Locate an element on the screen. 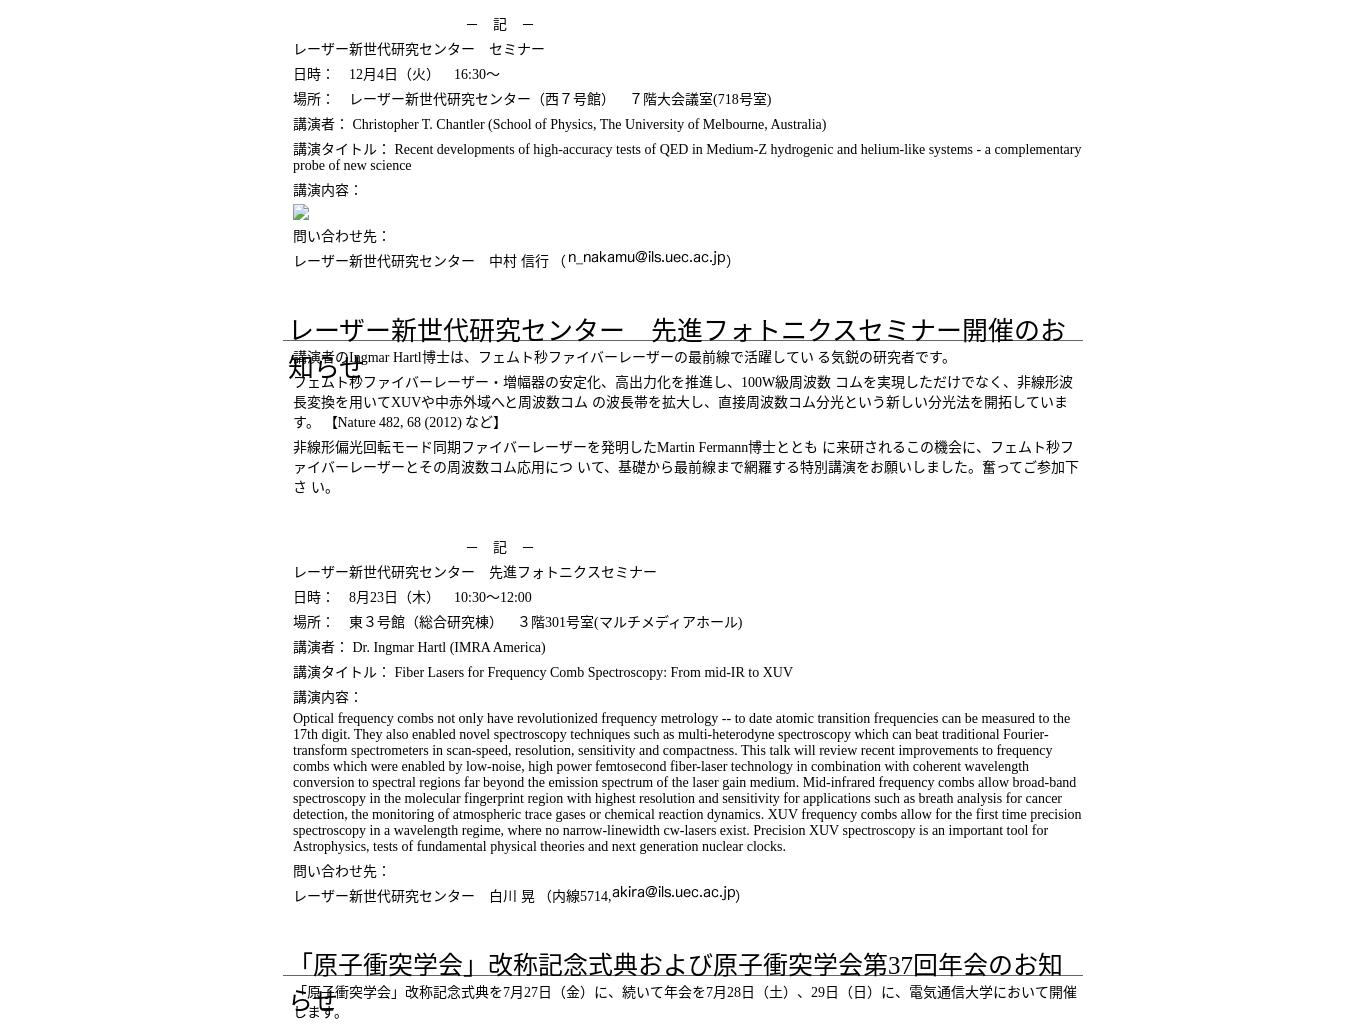  '場所：　東３号館（総合研究棟）　３階301号室(マルチメディアホール)' is located at coordinates (517, 621).